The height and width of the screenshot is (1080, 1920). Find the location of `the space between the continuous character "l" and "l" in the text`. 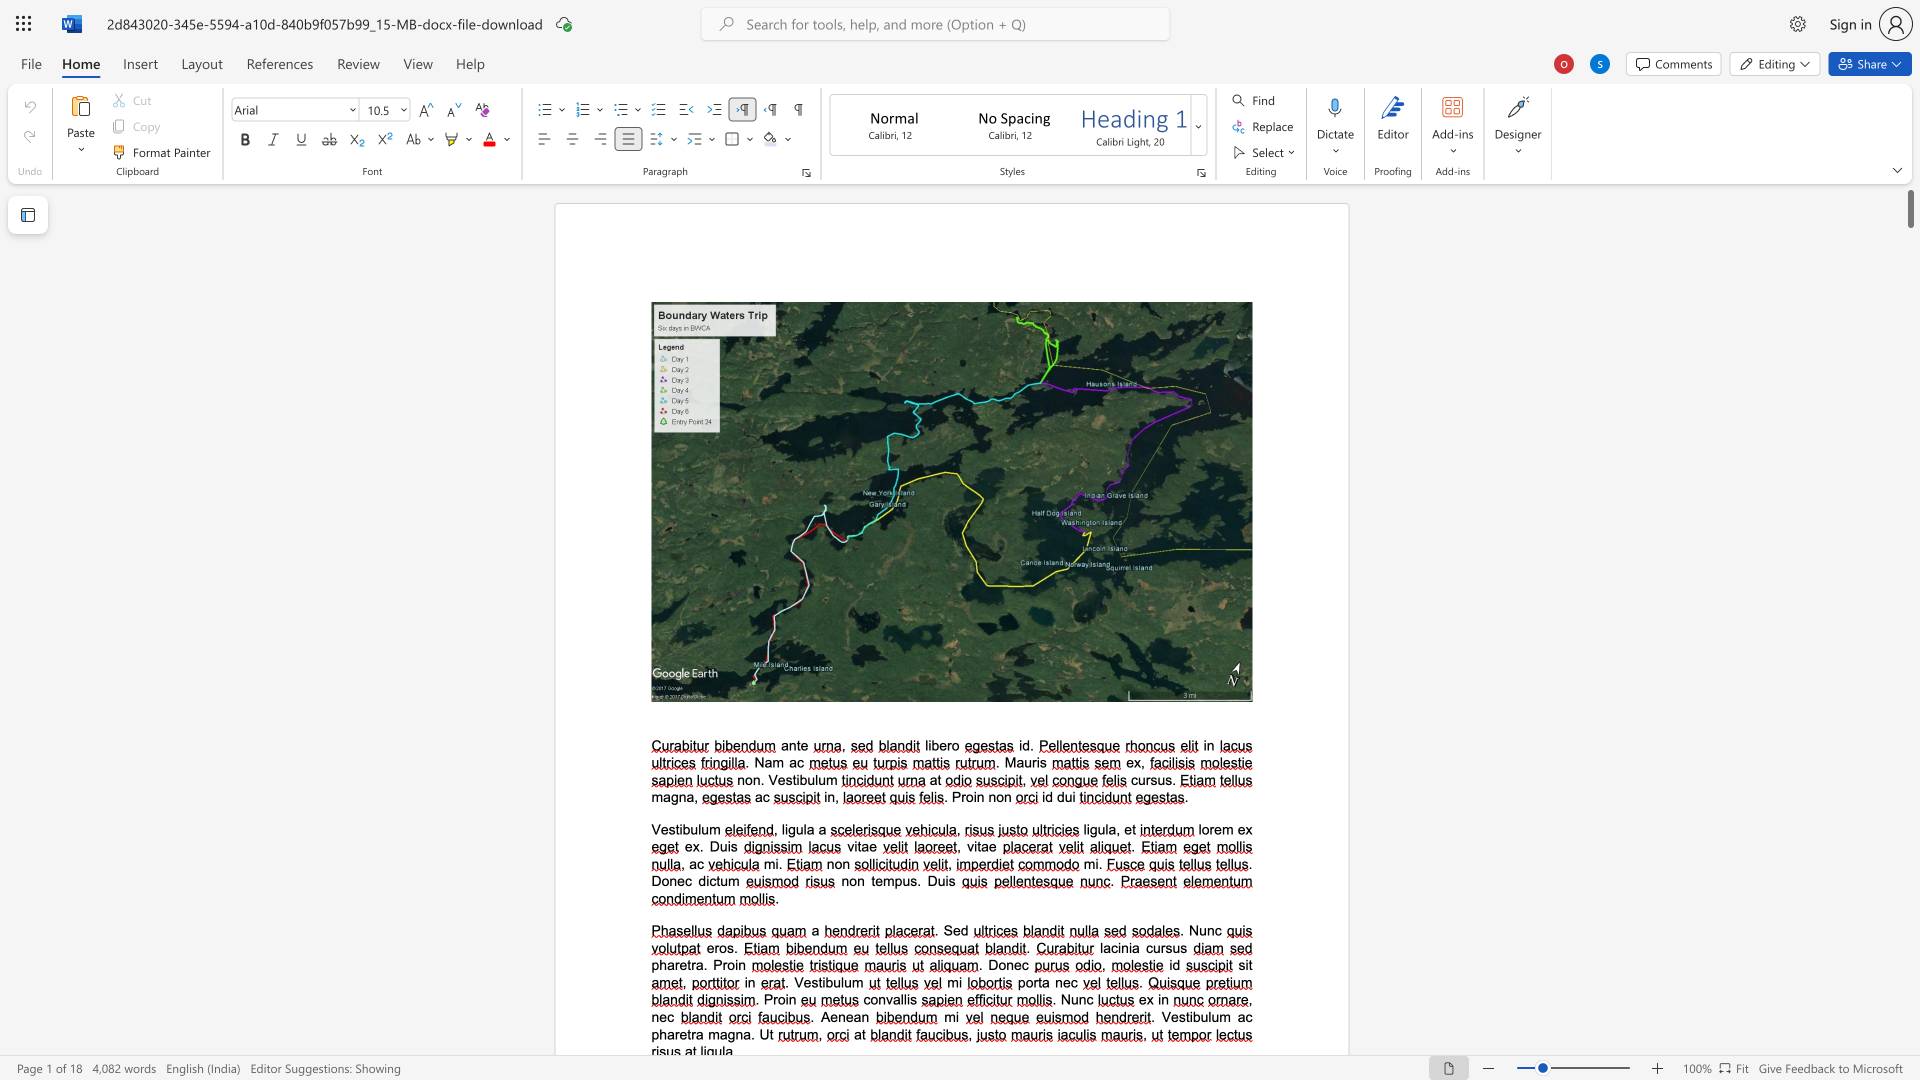

the space between the continuous character "l" and "l" in the text is located at coordinates (902, 999).